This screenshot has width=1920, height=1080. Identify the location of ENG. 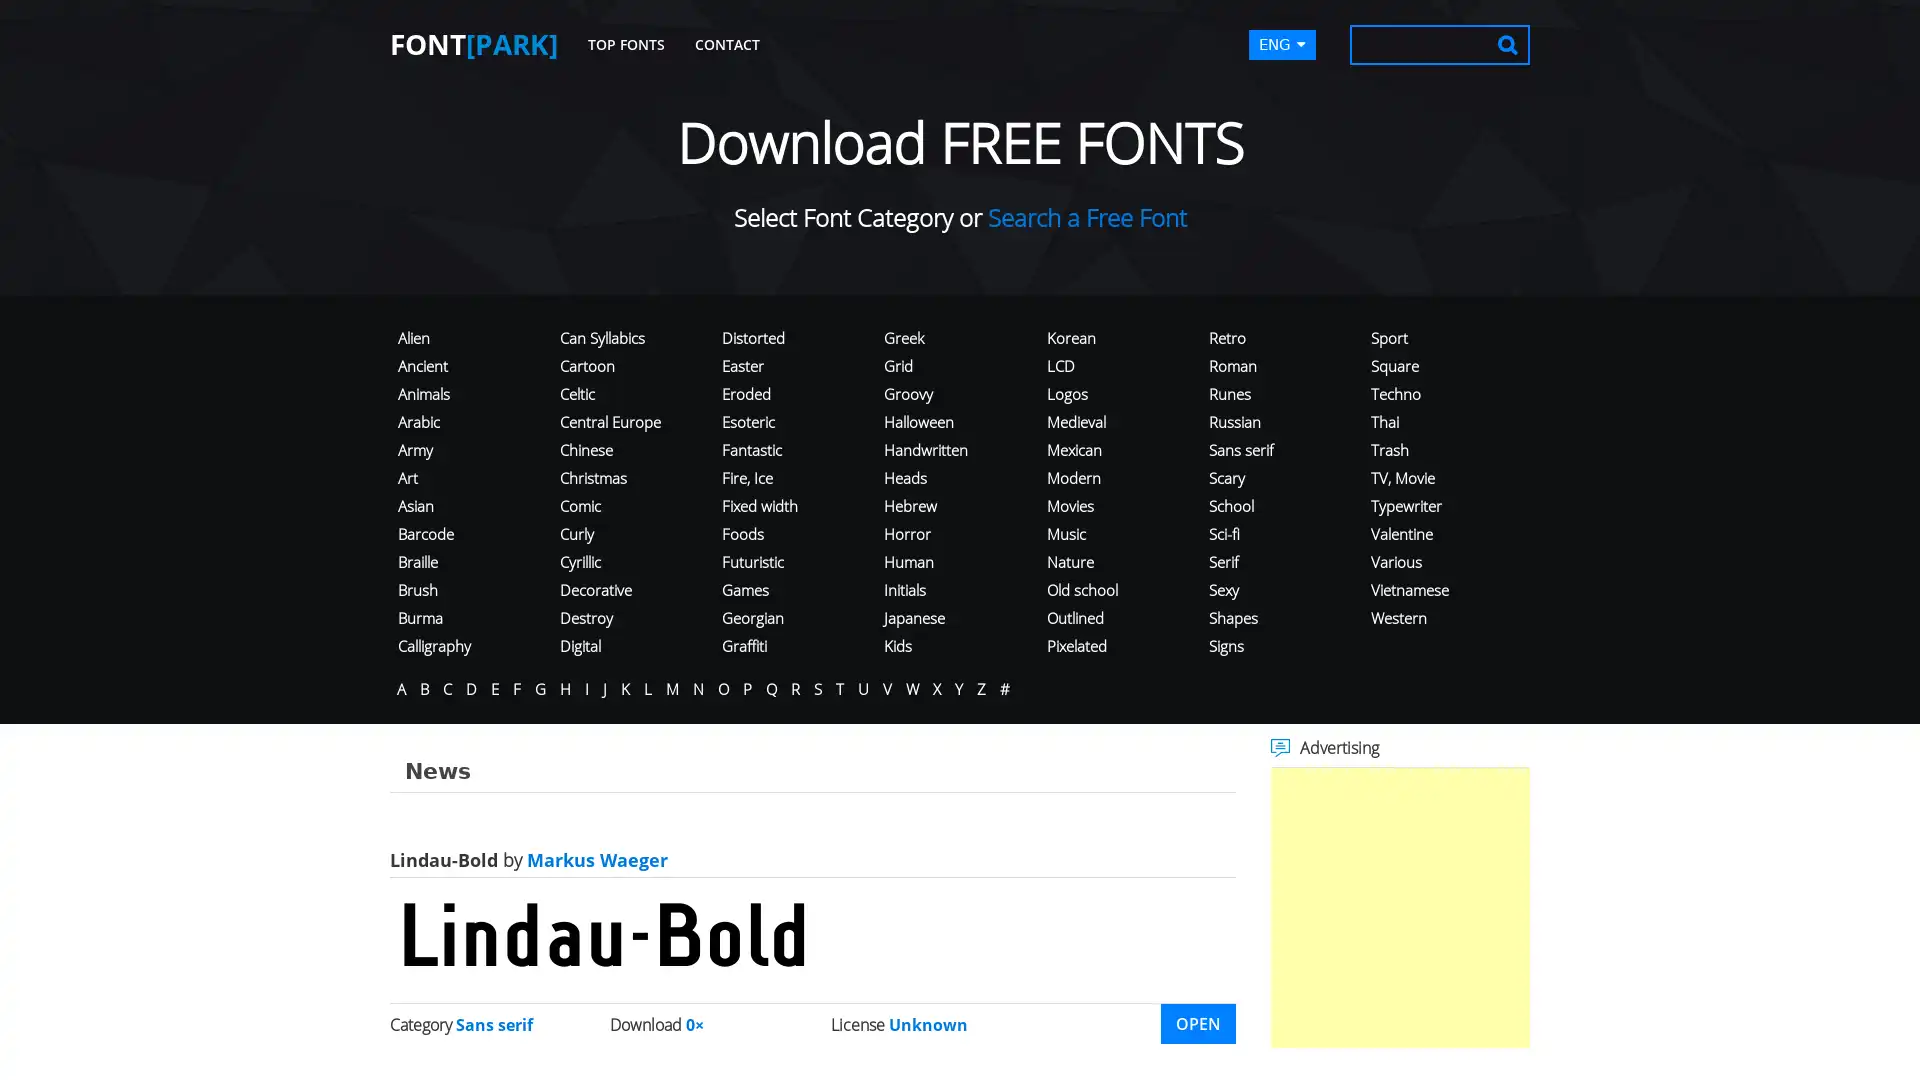
(1282, 45).